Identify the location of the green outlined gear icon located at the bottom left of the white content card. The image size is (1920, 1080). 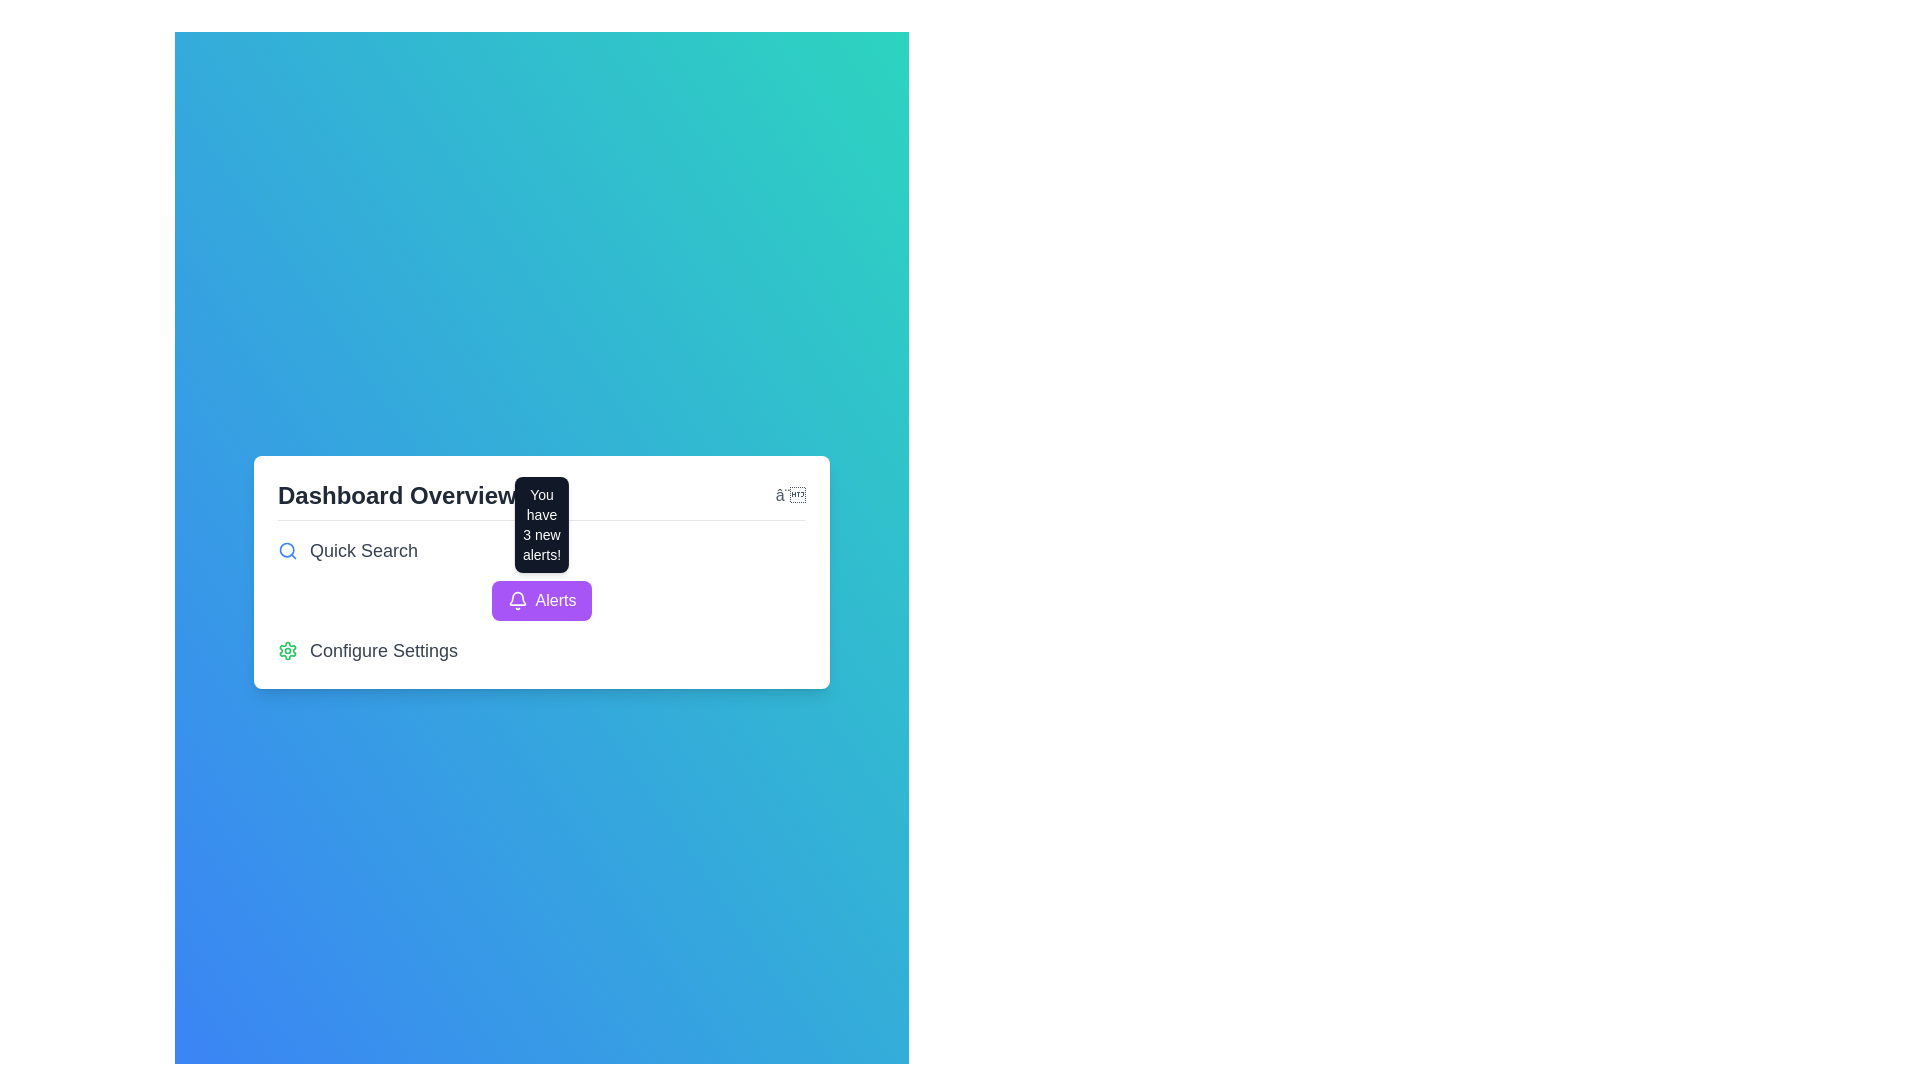
(287, 650).